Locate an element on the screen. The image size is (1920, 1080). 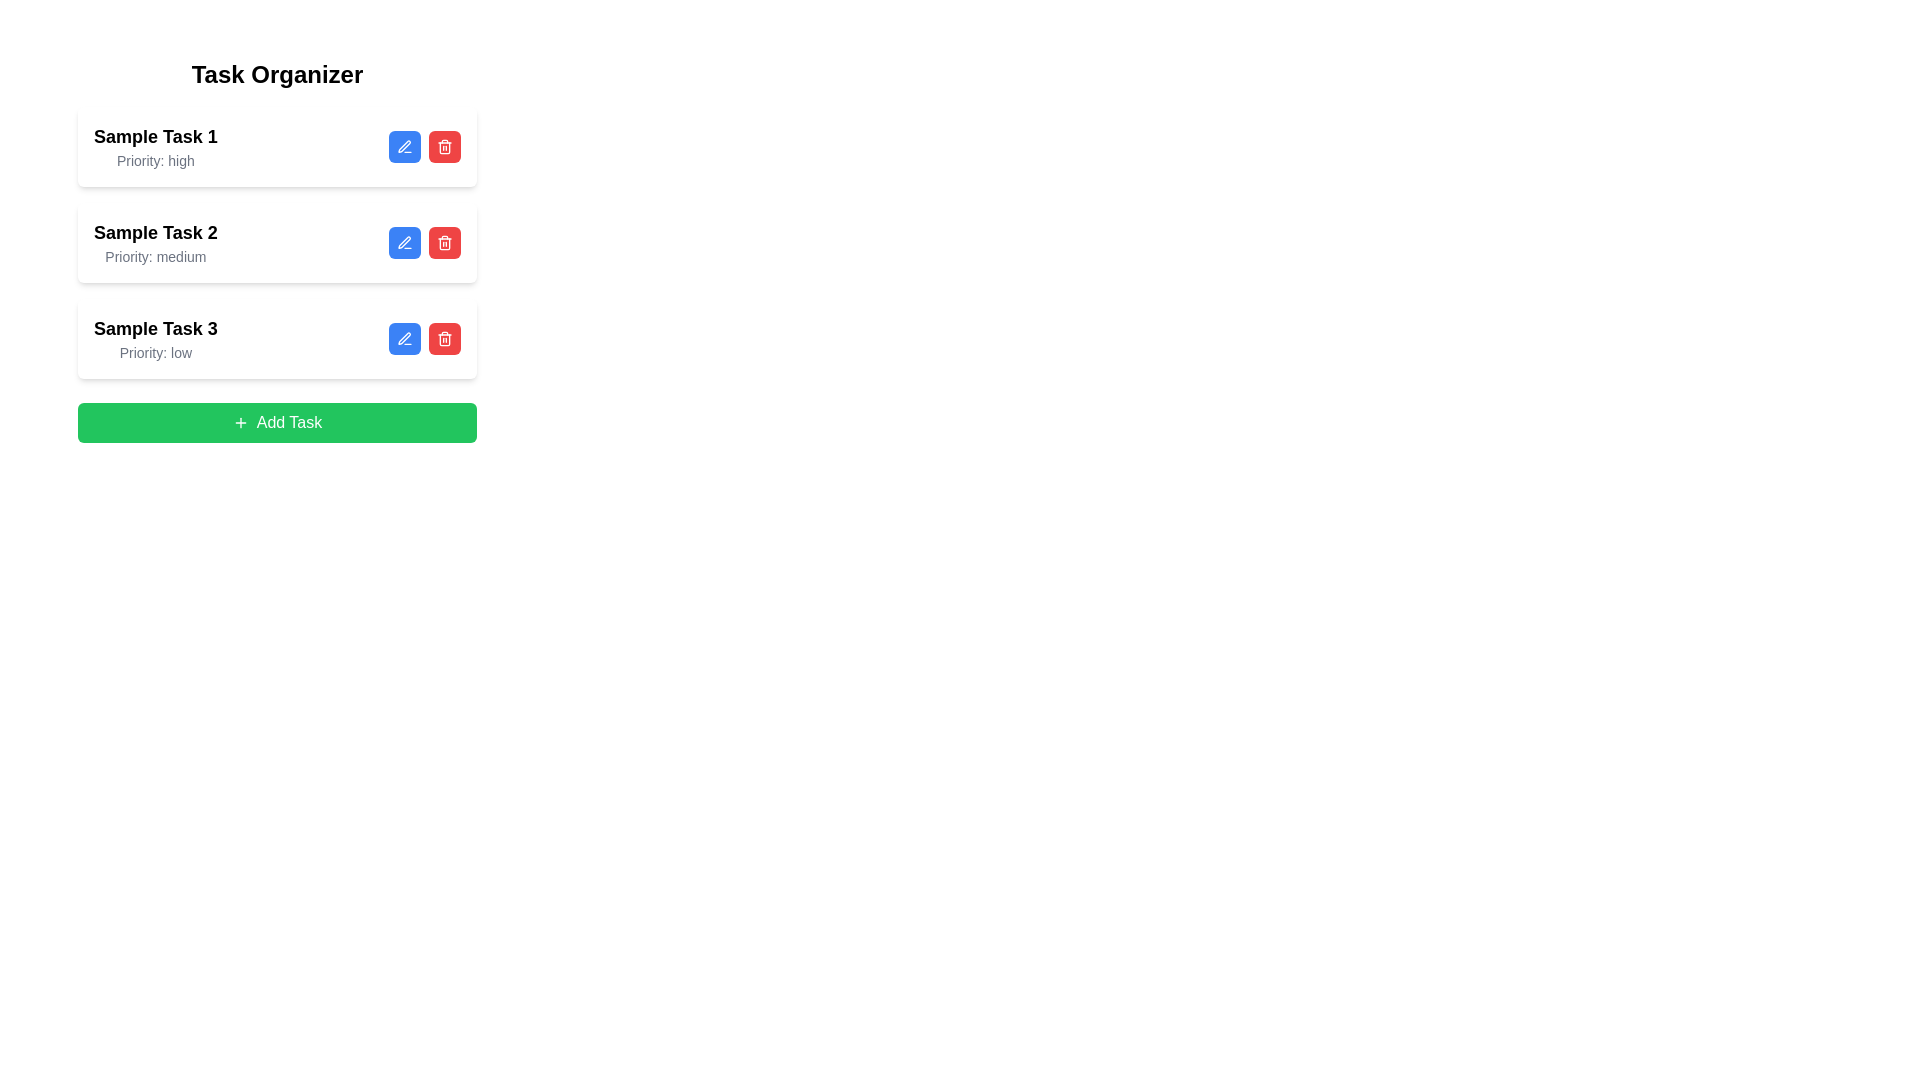
the text label displaying 'Priority: high', which is located directly beneath 'Sample Task 1' in the task organizer interface is located at coordinates (154, 160).